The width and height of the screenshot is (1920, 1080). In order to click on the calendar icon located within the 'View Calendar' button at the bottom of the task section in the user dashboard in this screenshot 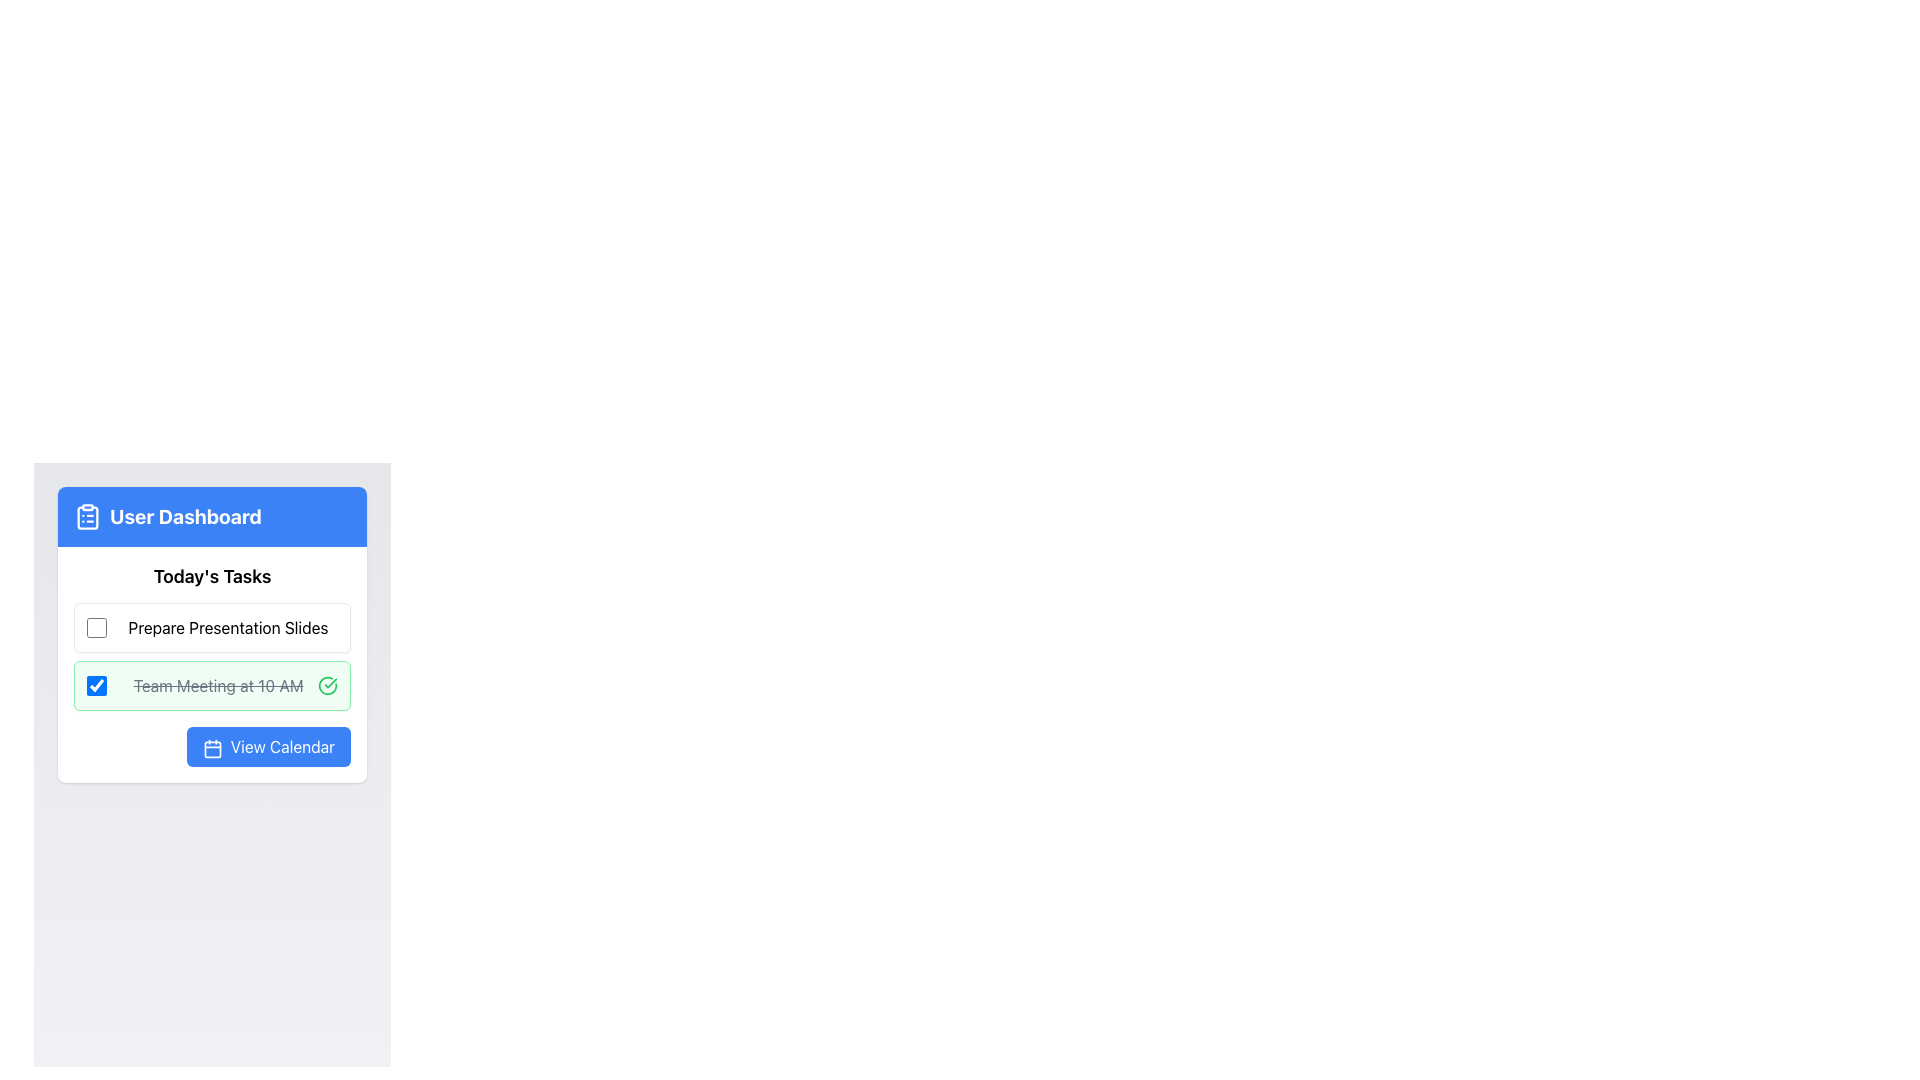, I will do `click(212, 748)`.